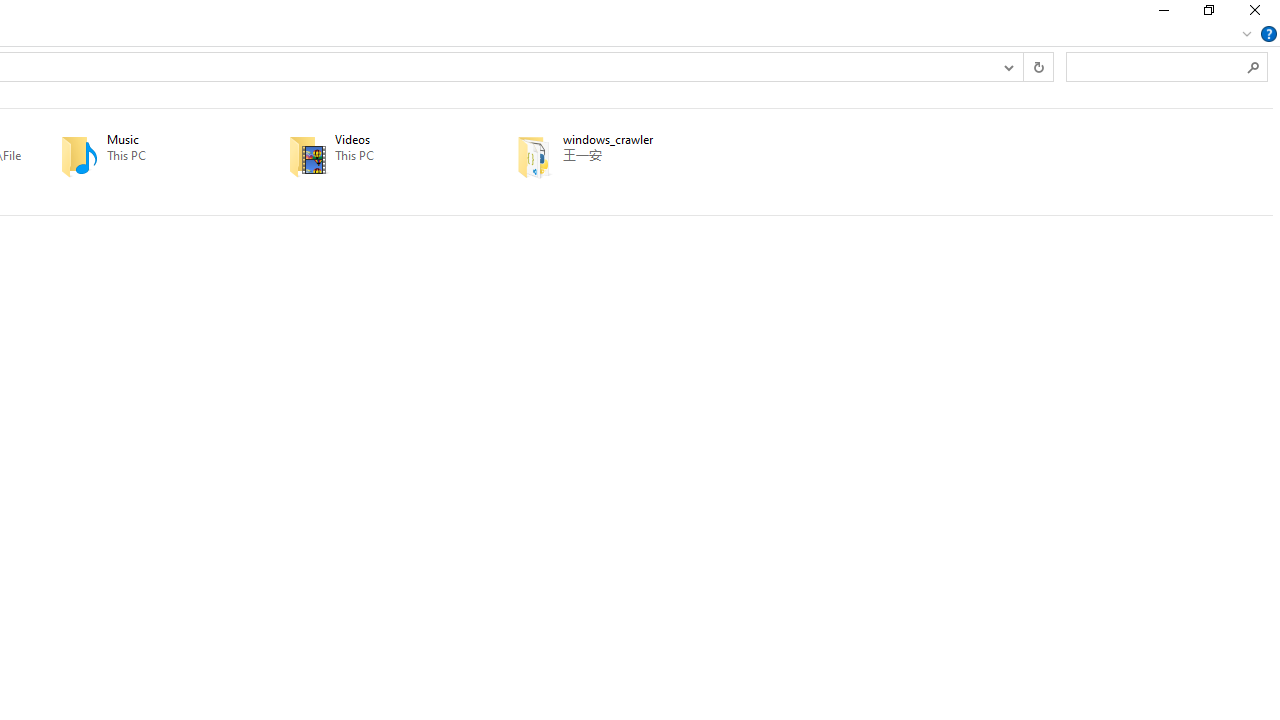  What do you see at coordinates (1008, 65) in the screenshot?
I see `'Previous Locations'` at bounding box center [1008, 65].